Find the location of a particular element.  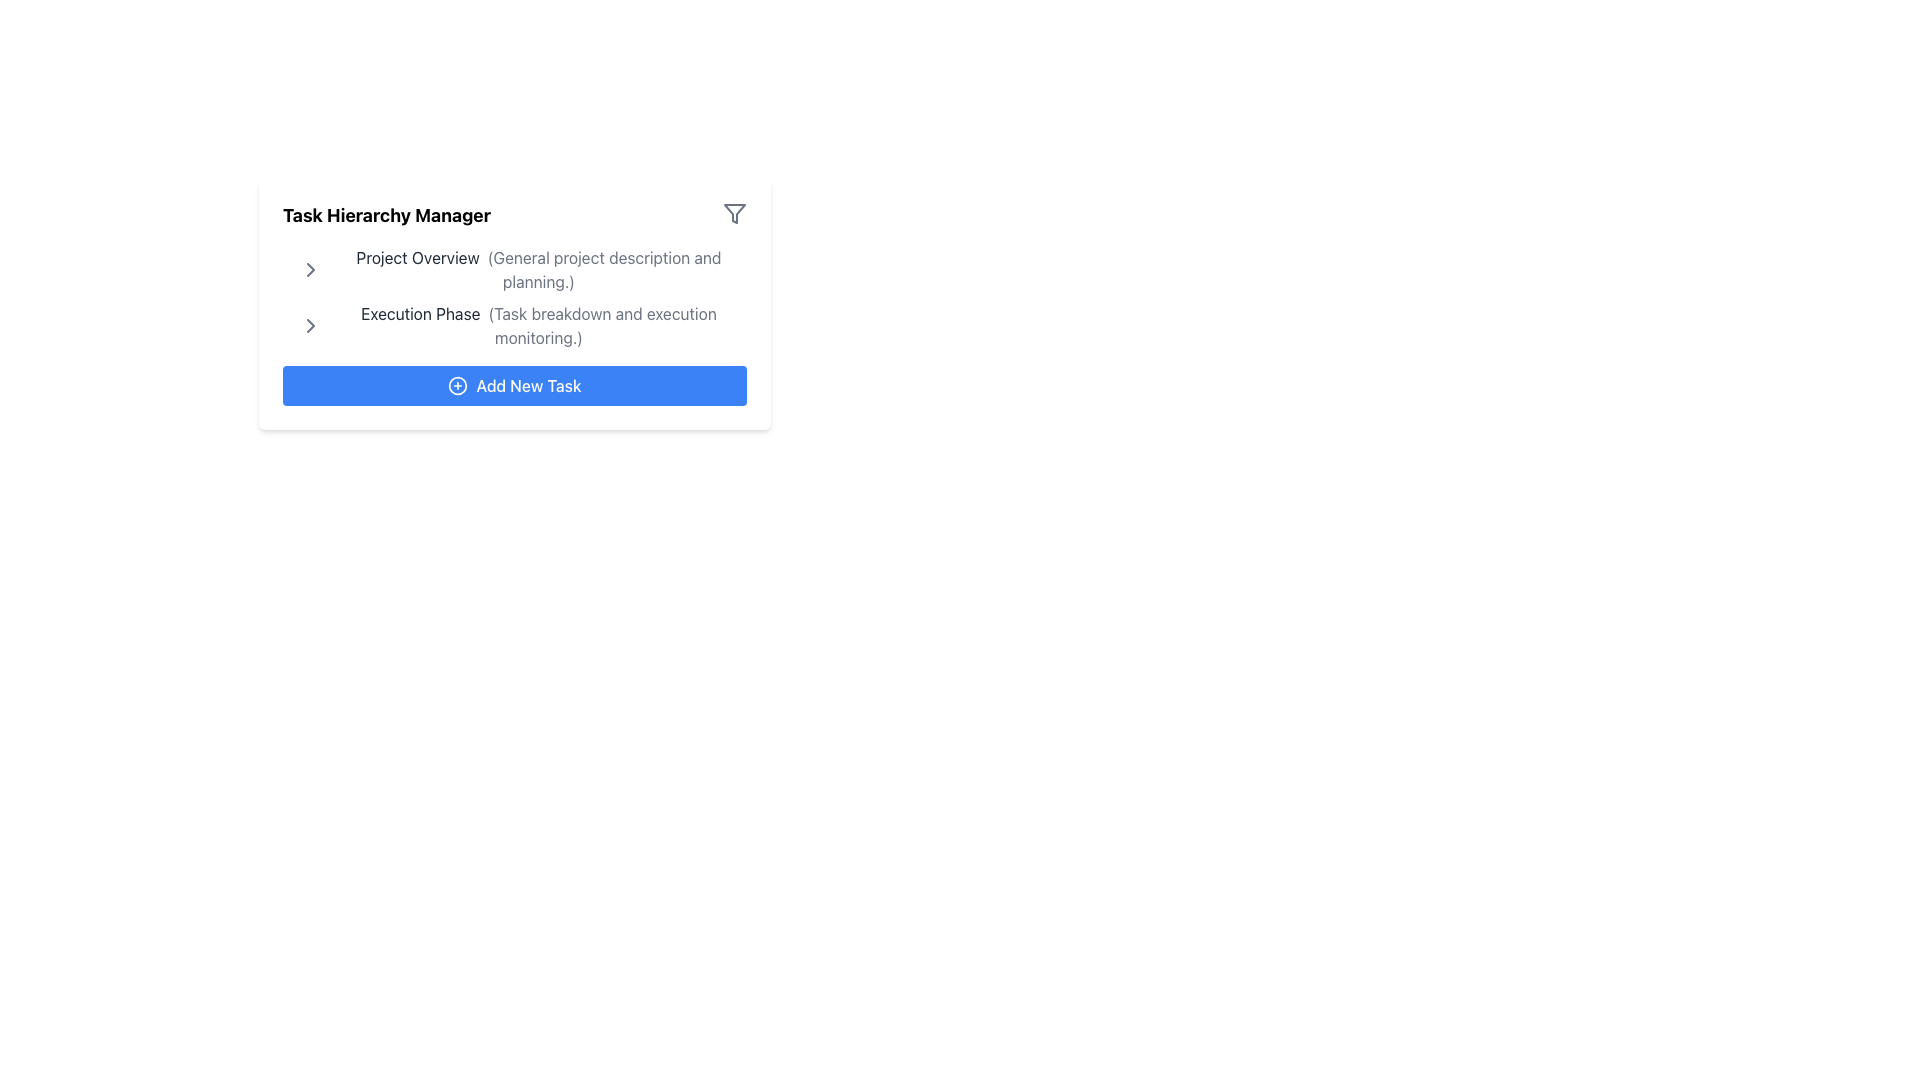

text displayed in the 'Task Hierarchy Manager' section, specifically the lines 'Project Overview' and 'Execution Phase' along with their descriptions is located at coordinates (523, 297).